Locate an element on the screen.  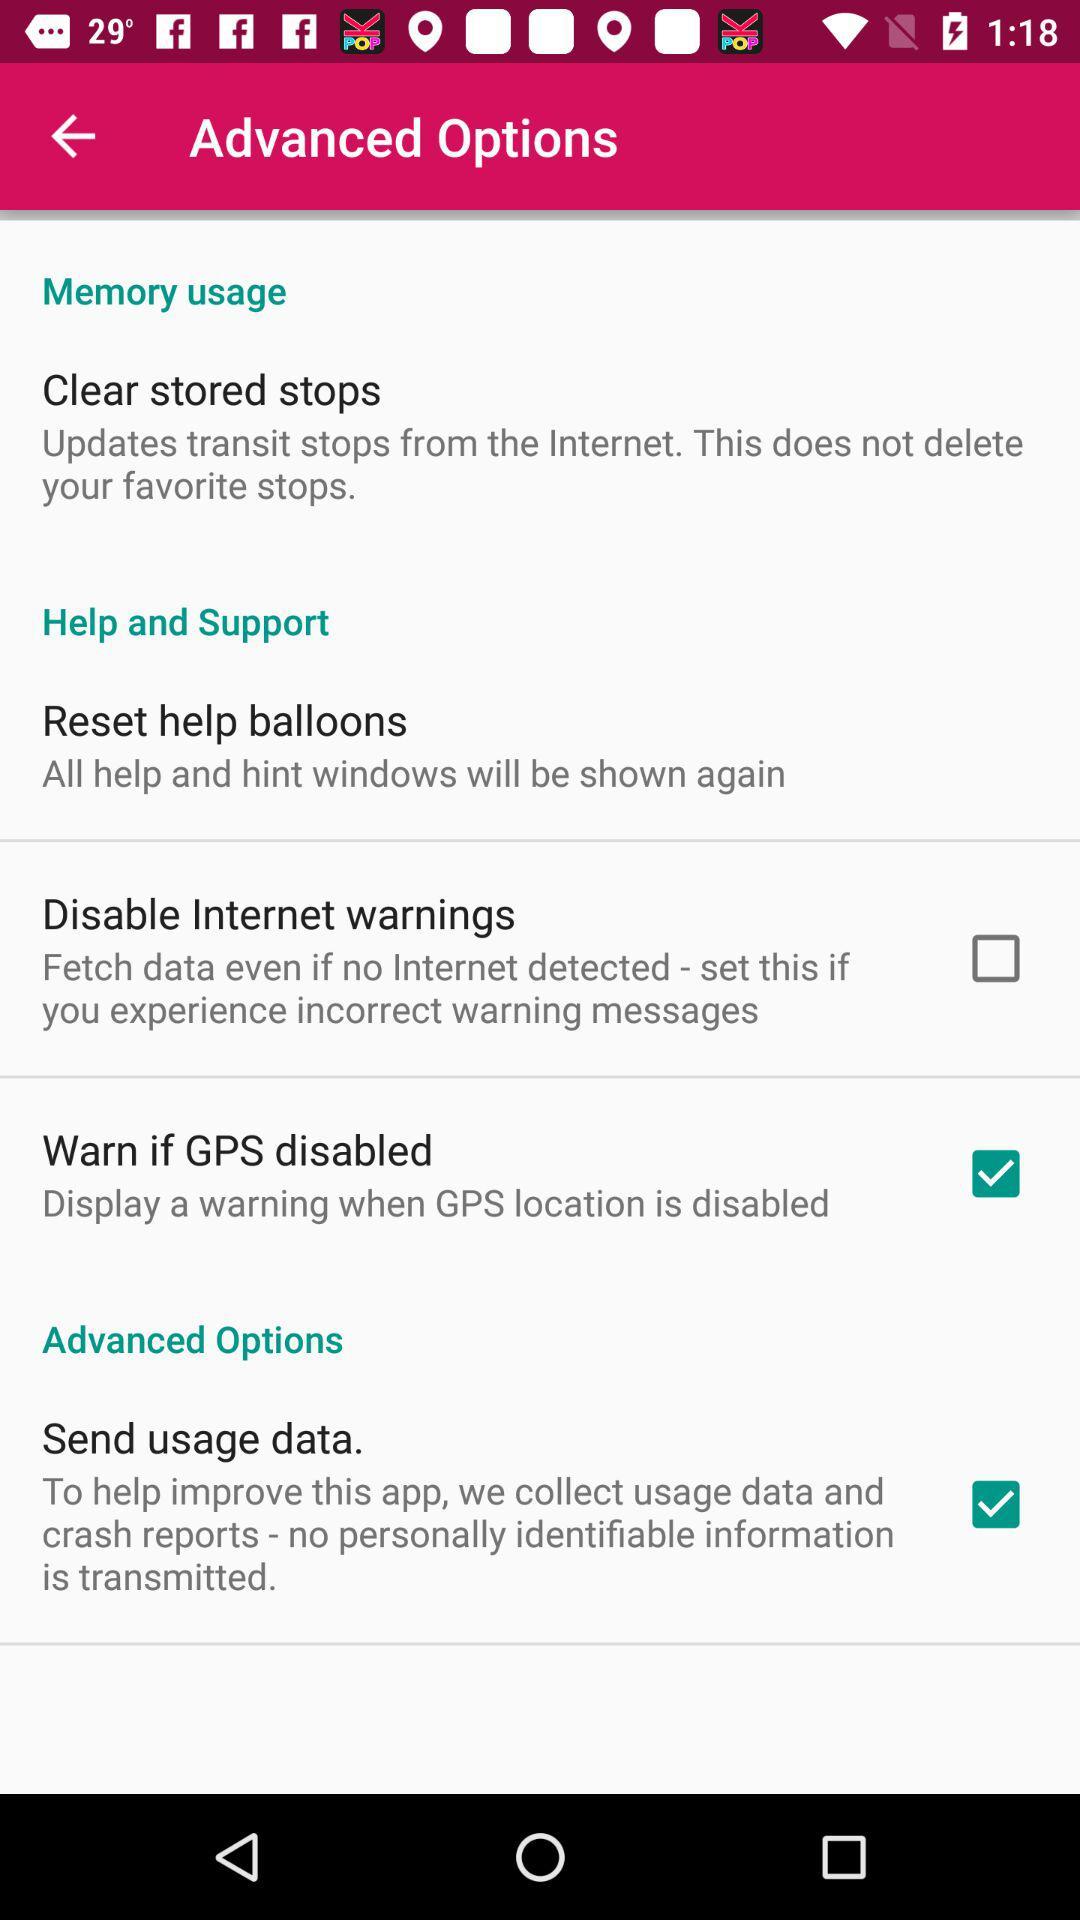
icon above the all help and icon is located at coordinates (224, 719).